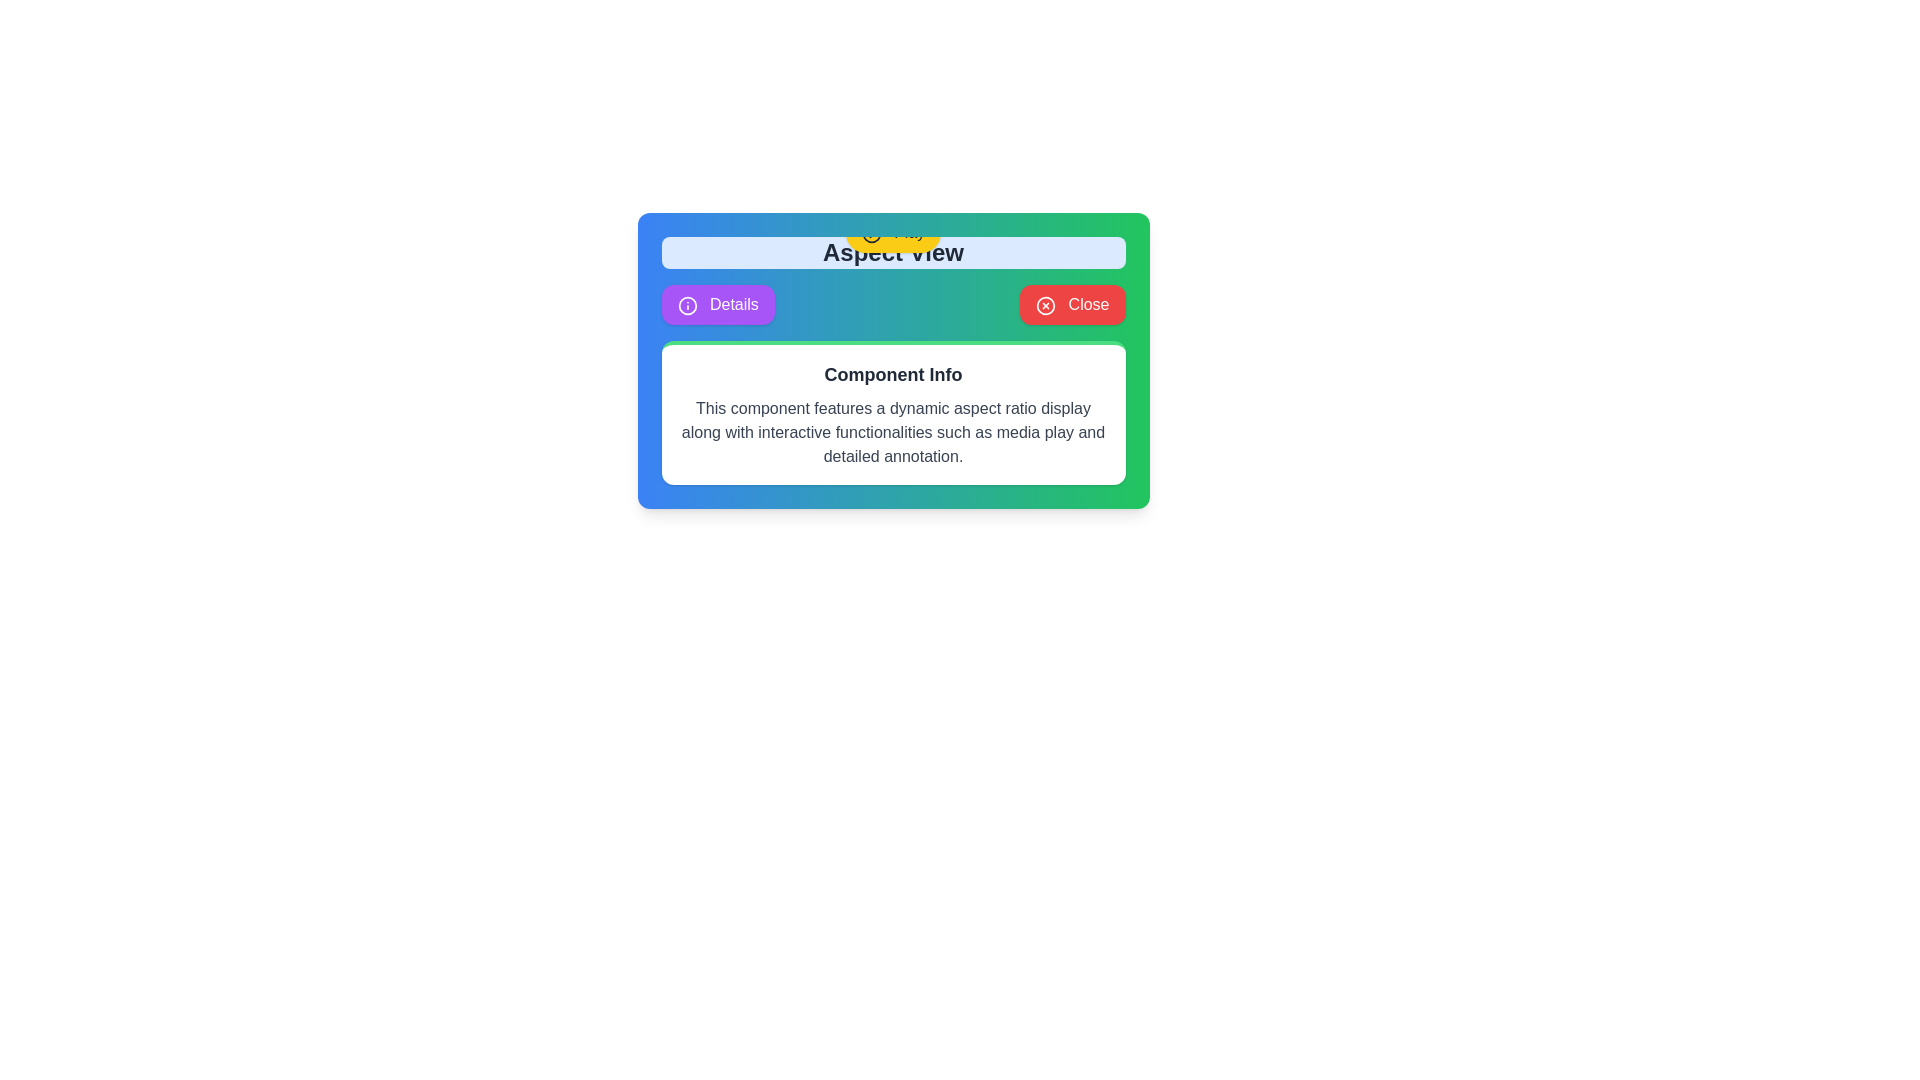  What do you see at coordinates (871, 232) in the screenshot?
I see `the circular icon located centrally in the header section of the 'Aspect view' dialog box, which complements the 'Details' and 'Close' buttons` at bounding box center [871, 232].